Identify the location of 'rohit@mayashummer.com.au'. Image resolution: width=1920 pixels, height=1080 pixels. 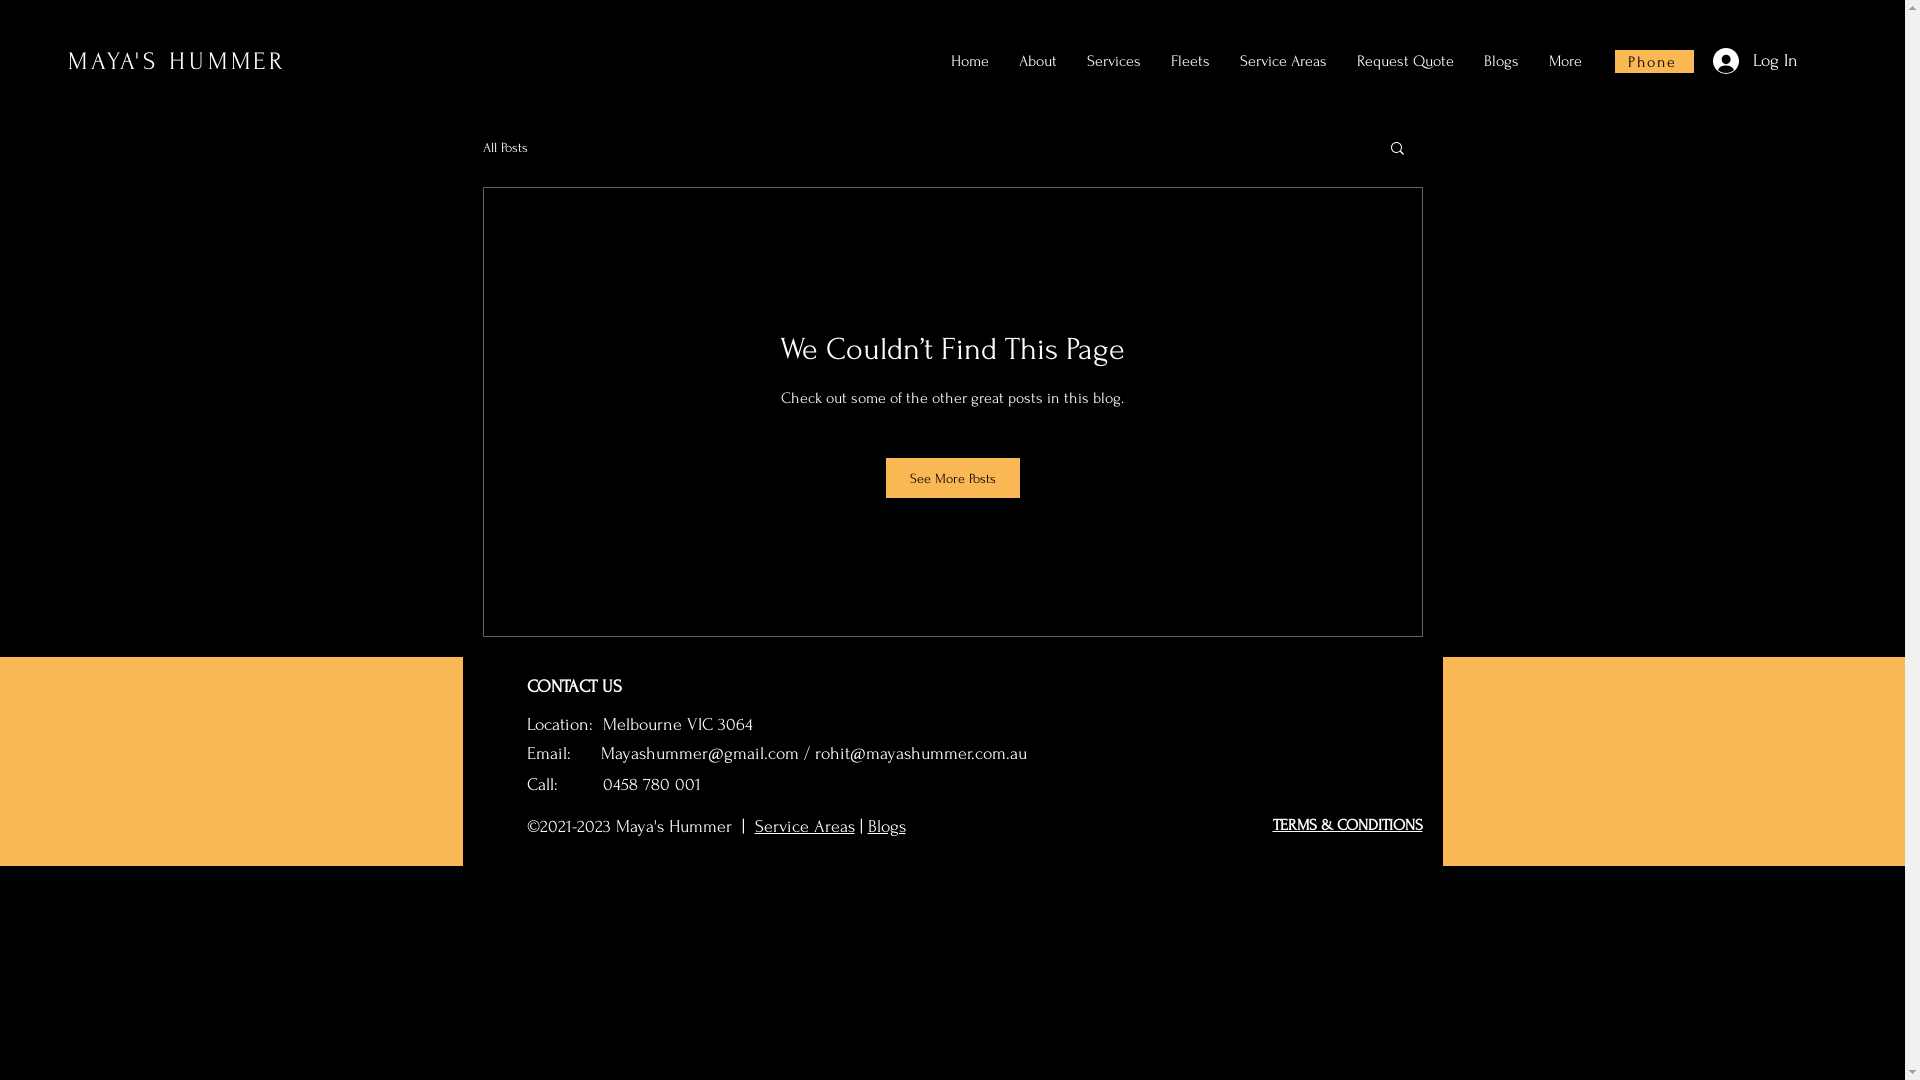
(919, 753).